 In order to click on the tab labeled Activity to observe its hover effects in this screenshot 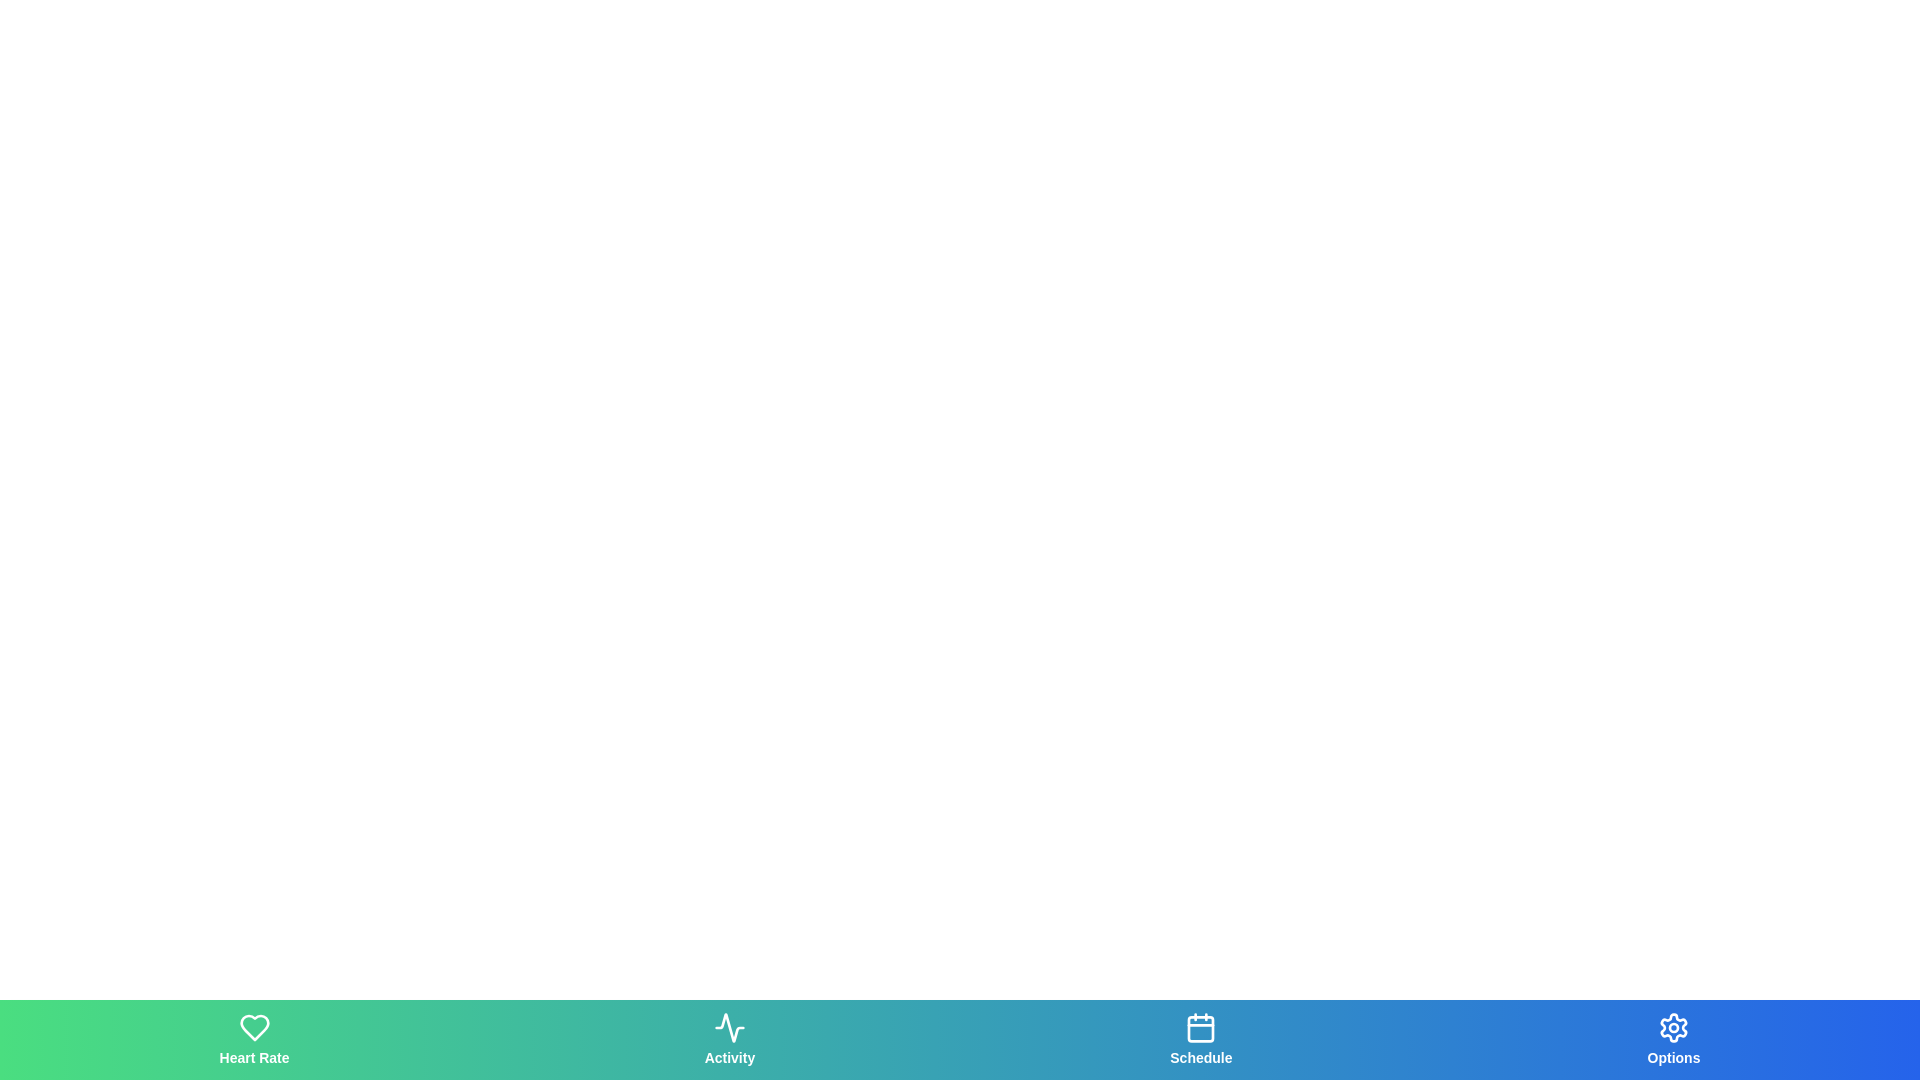, I will do `click(728, 1039)`.